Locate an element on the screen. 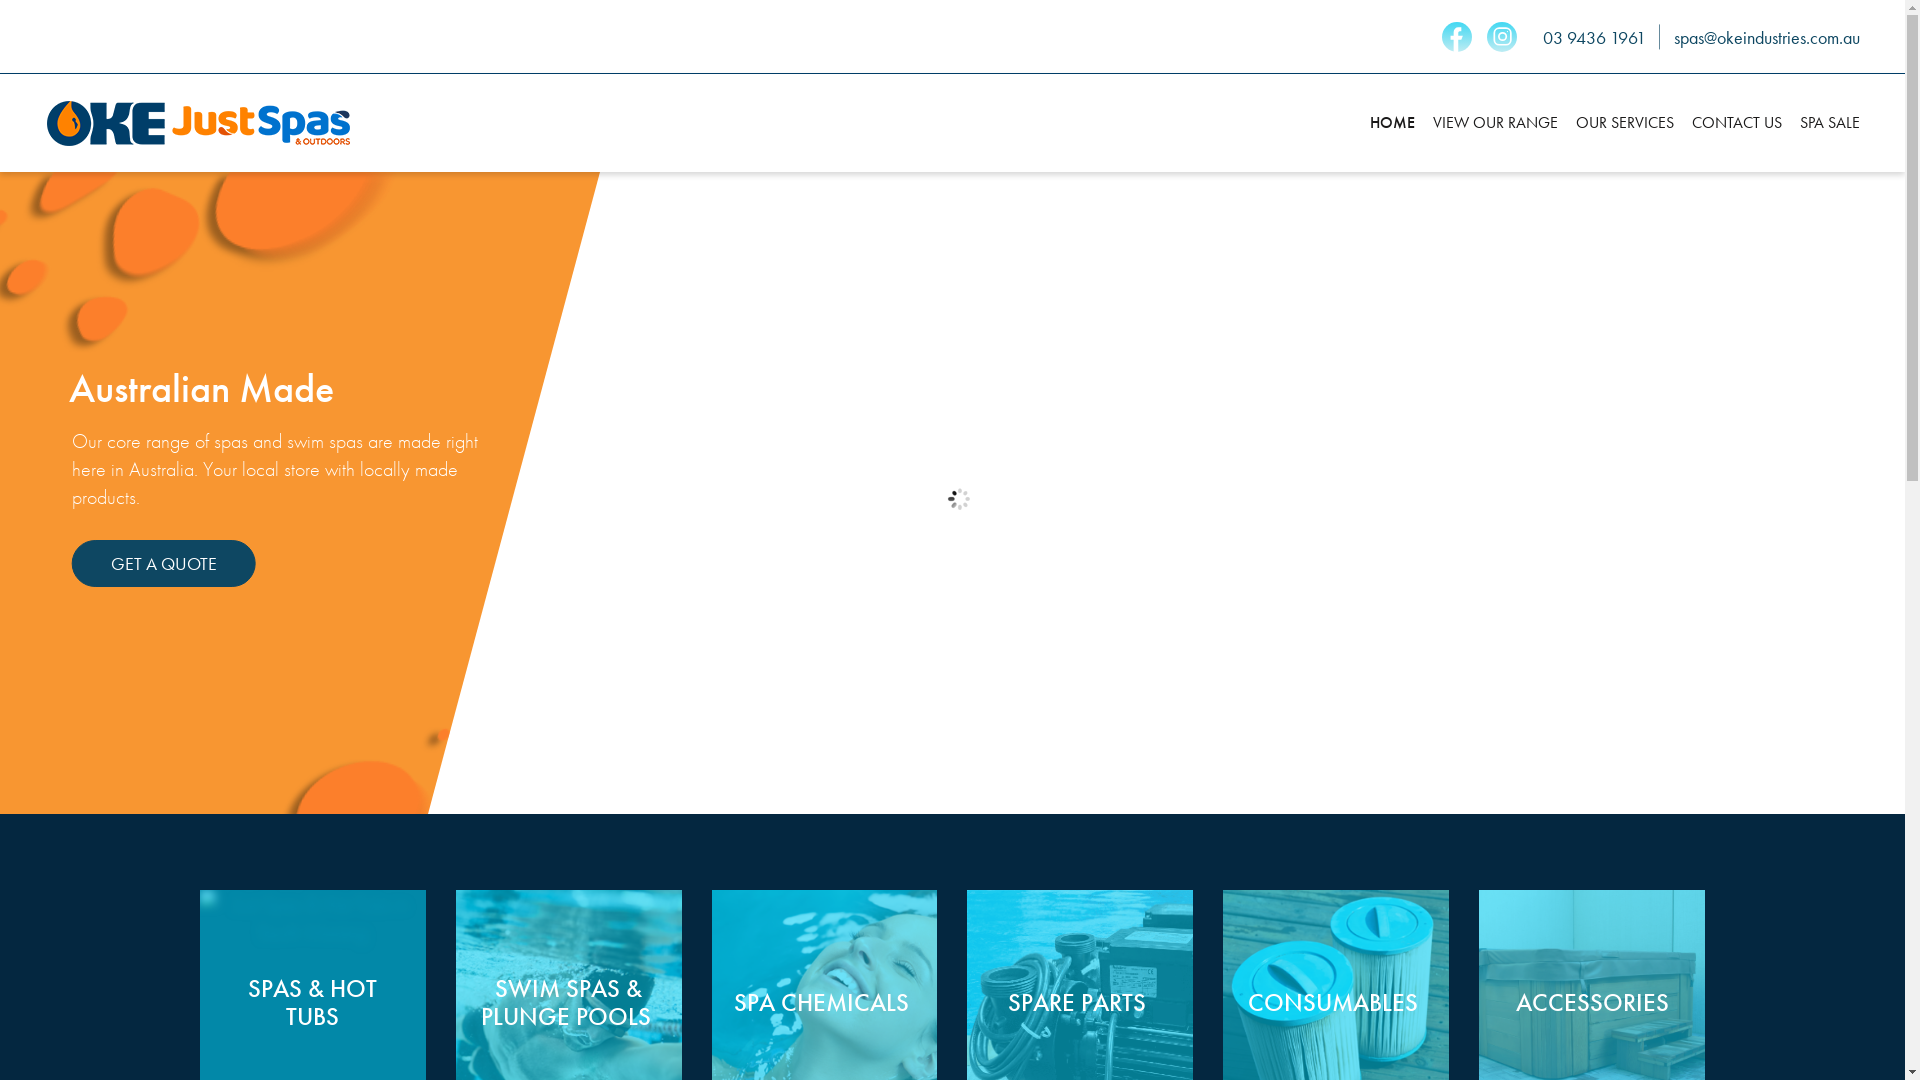 This screenshot has width=1920, height=1080. 'VIEW OUR RANGE' is located at coordinates (1495, 123).